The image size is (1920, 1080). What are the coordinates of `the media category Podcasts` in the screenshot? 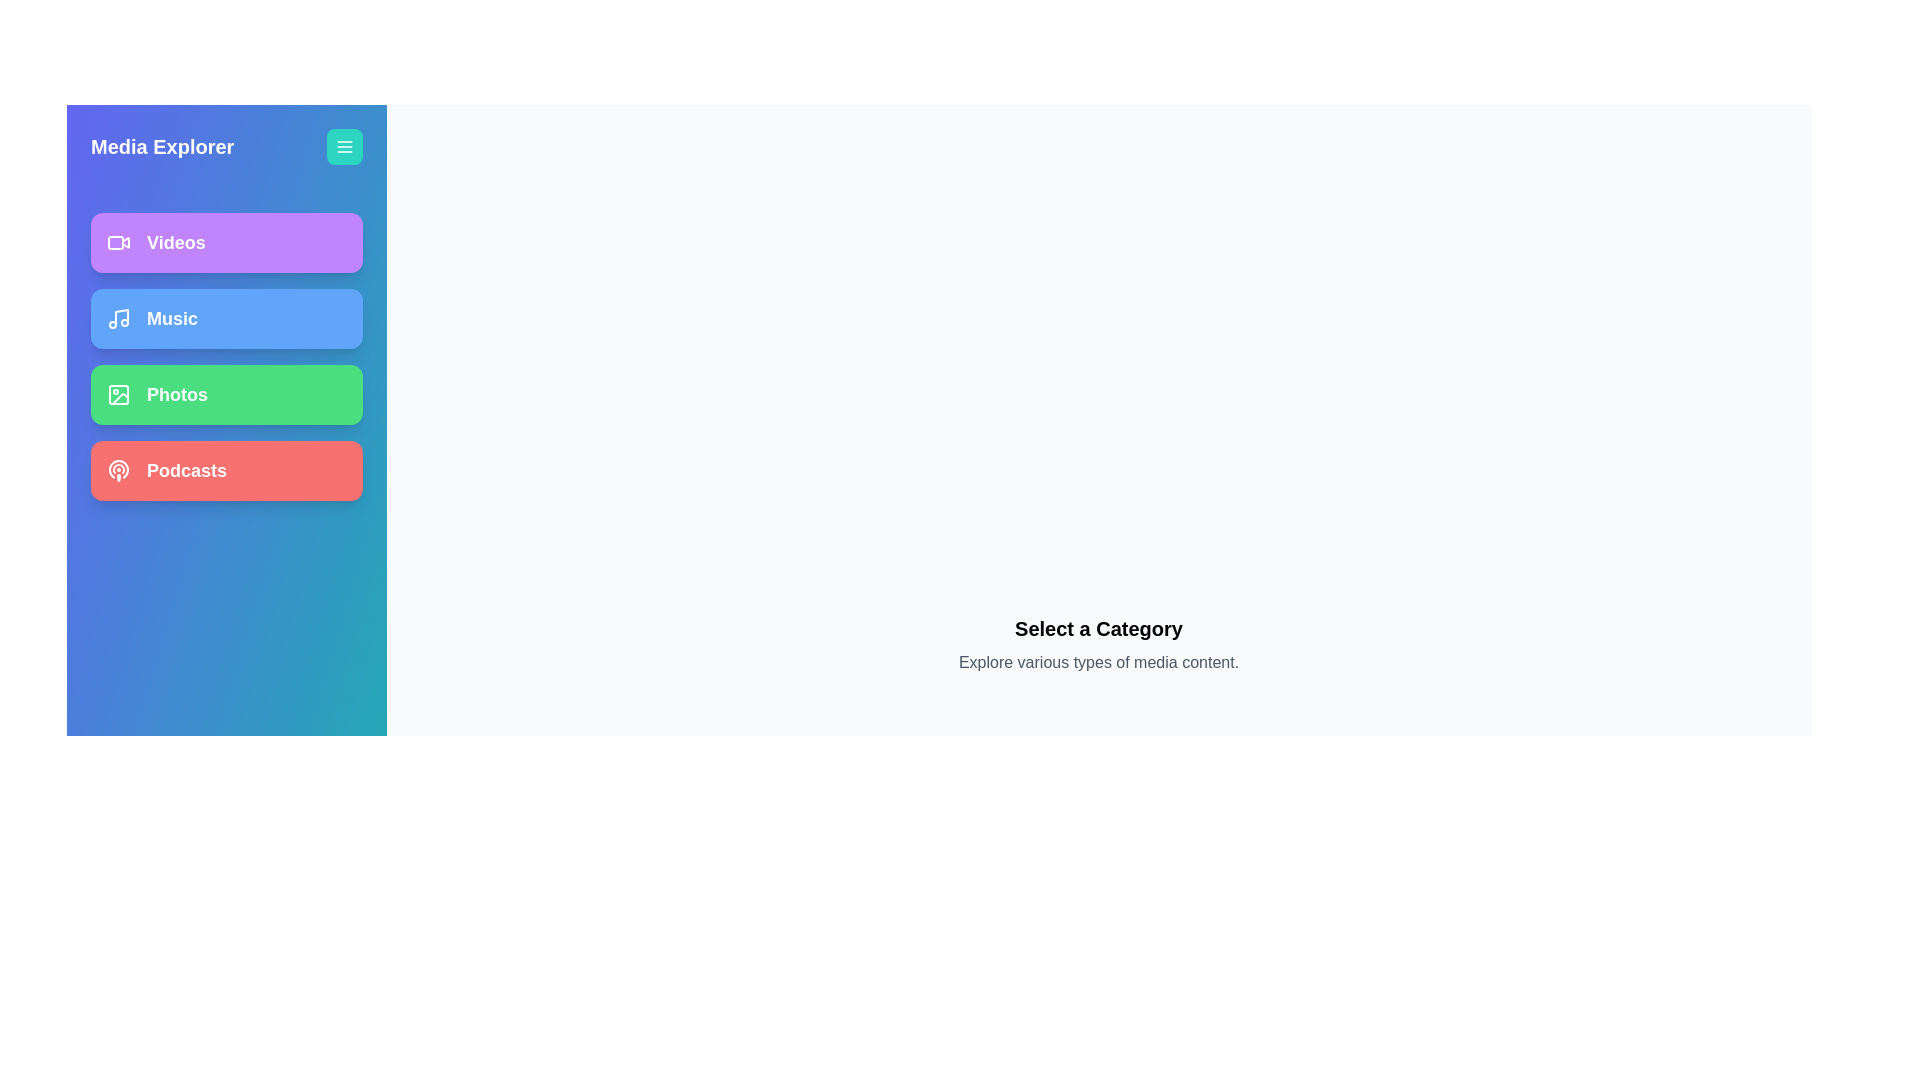 It's located at (226, 470).